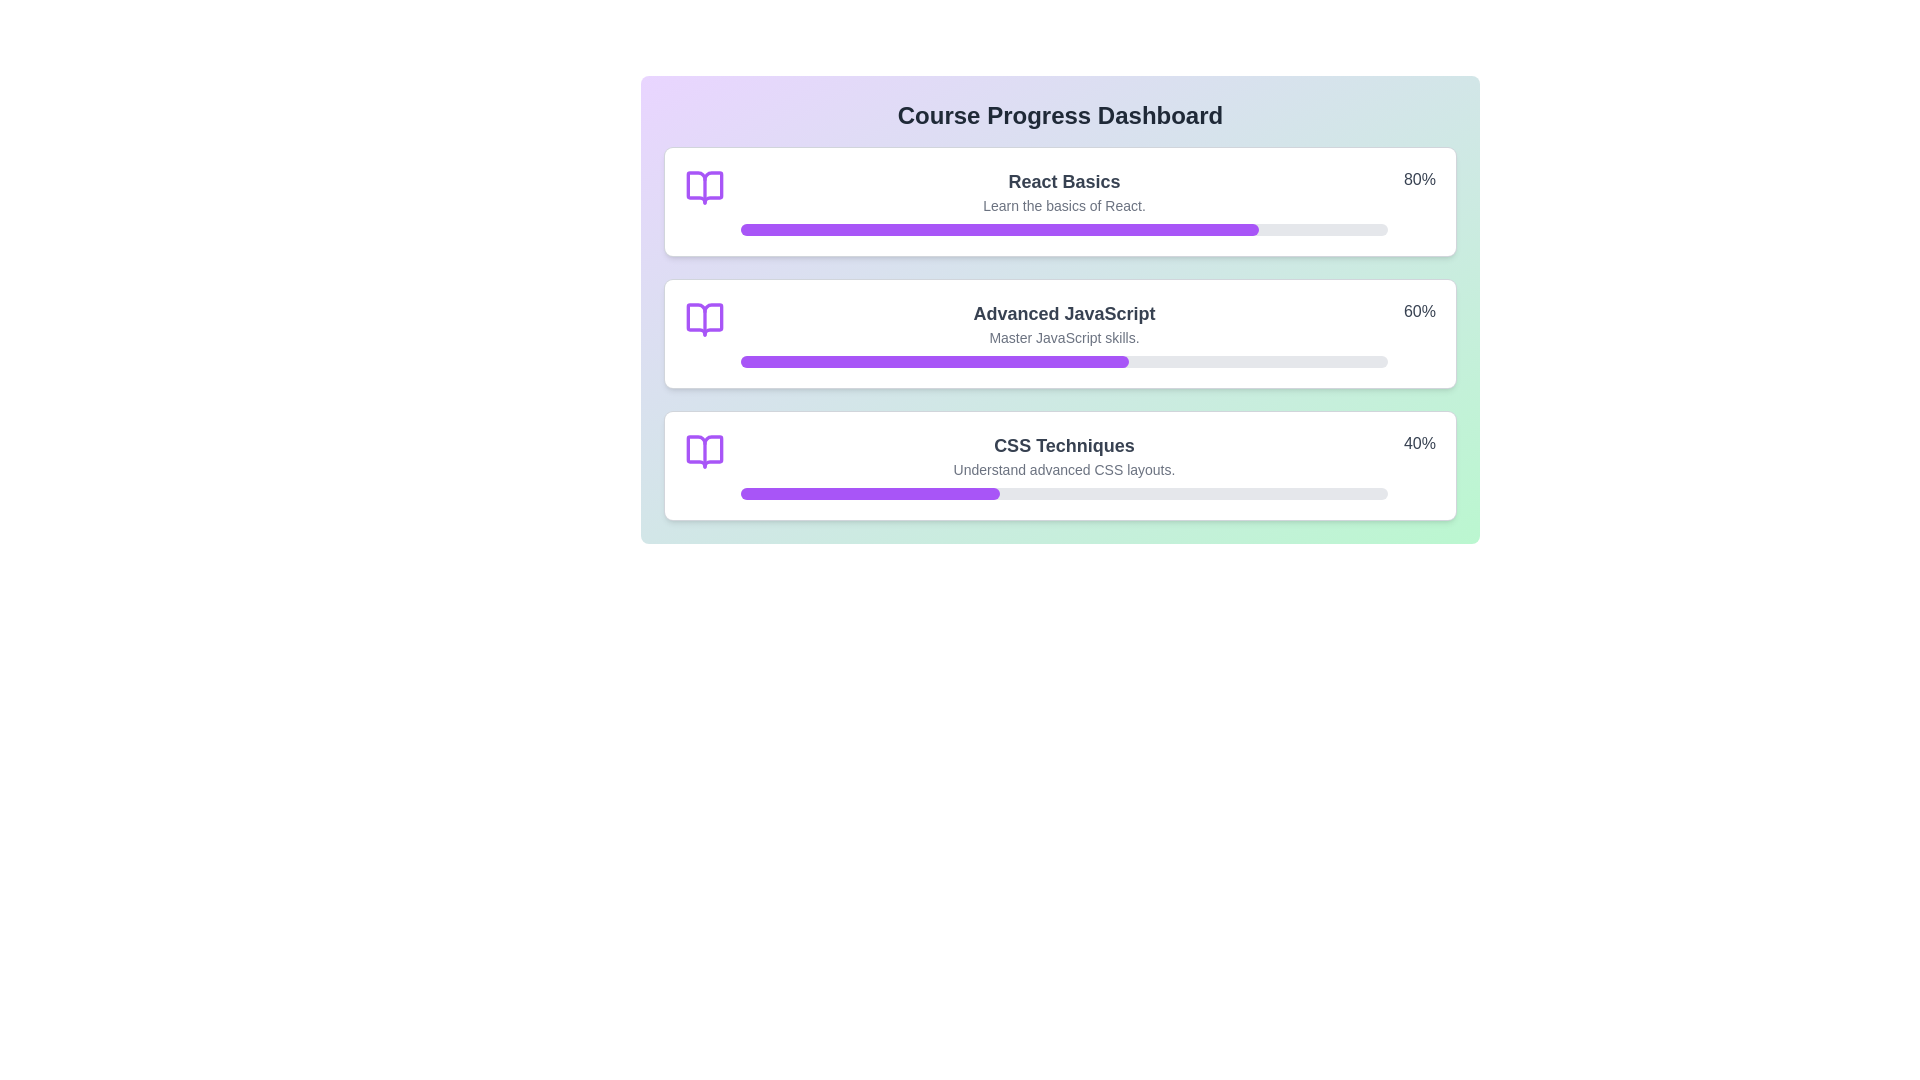 The height and width of the screenshot is (1080, 1920). Describe the element at coordinates (1063, 445) in the screenshot. I see `the heading text labeled 'CSS Techniques', which is a bold and large-sized text located in the bottom third of the course list` at that location.